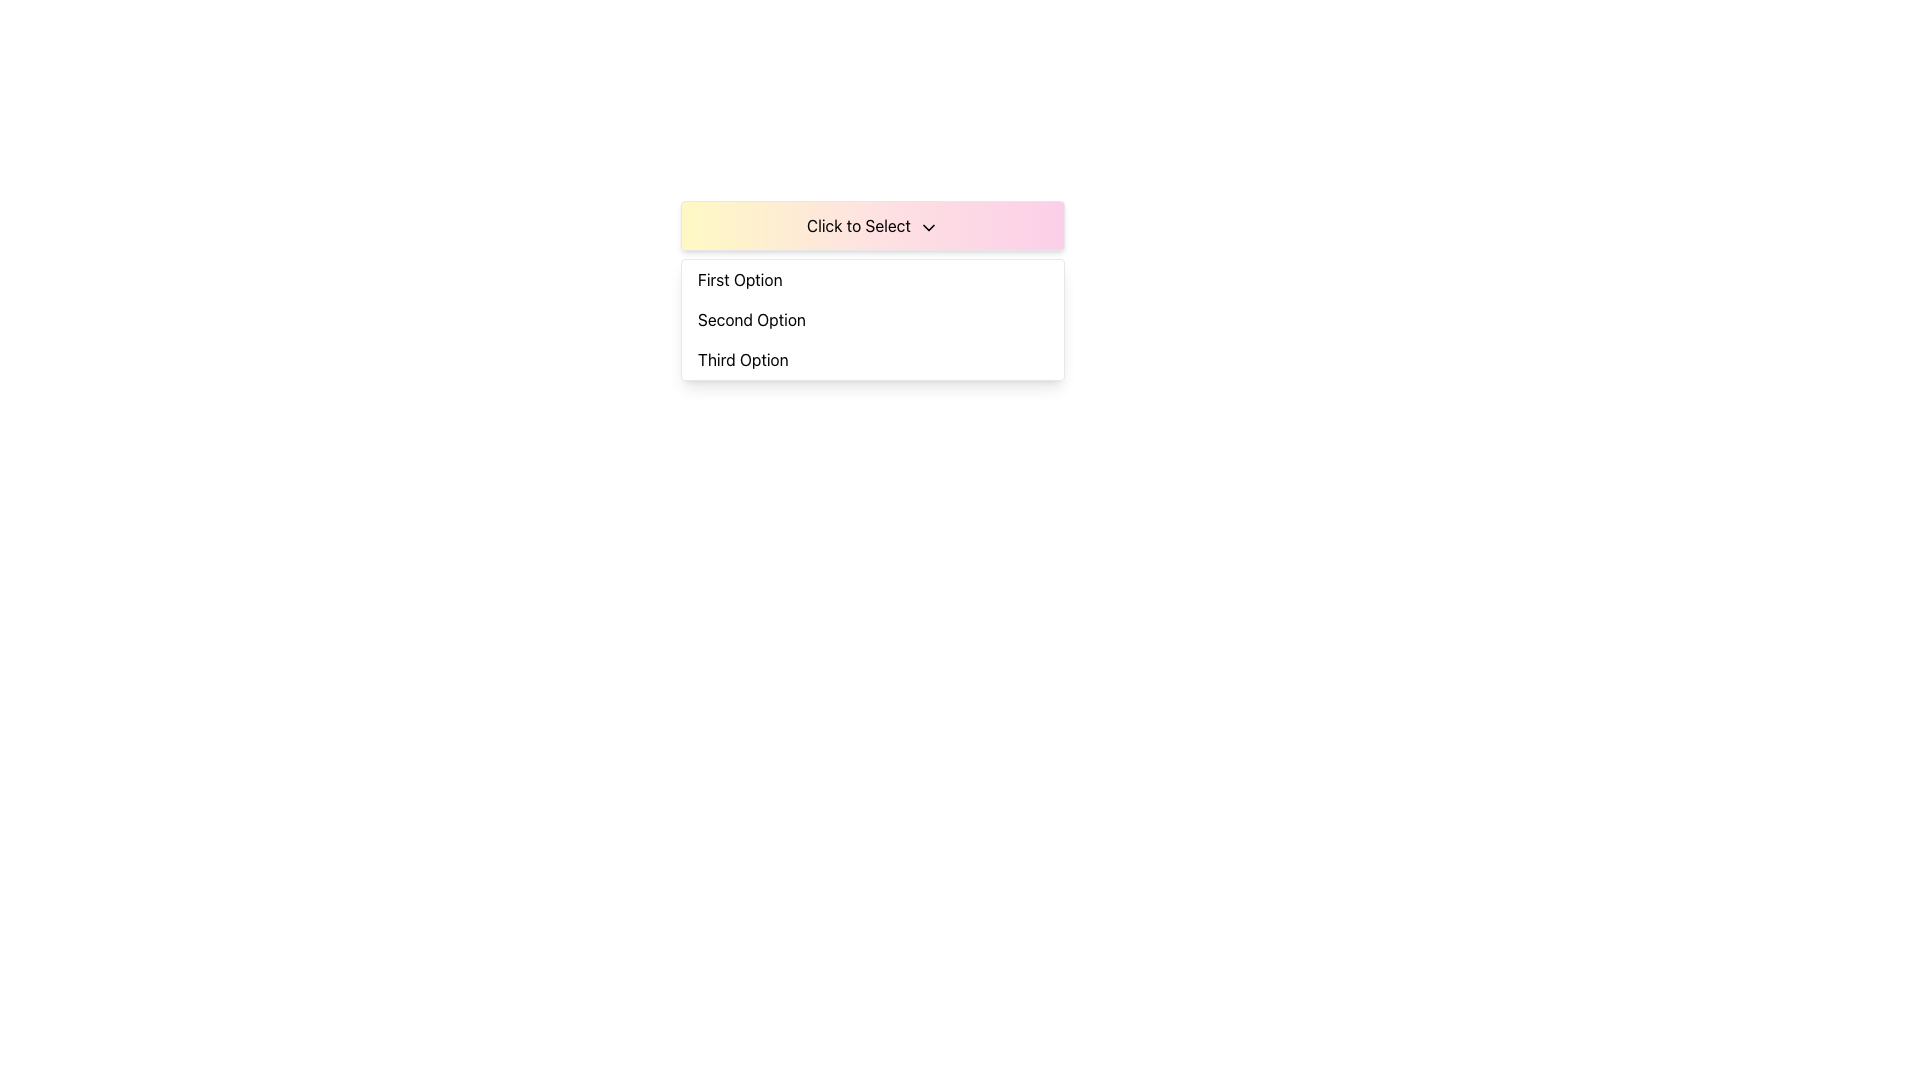  What do you see at coordinates (873, 319) in the screenshot?
I see `the second menu item in the dropdown list` at bounding box center [873, 319].